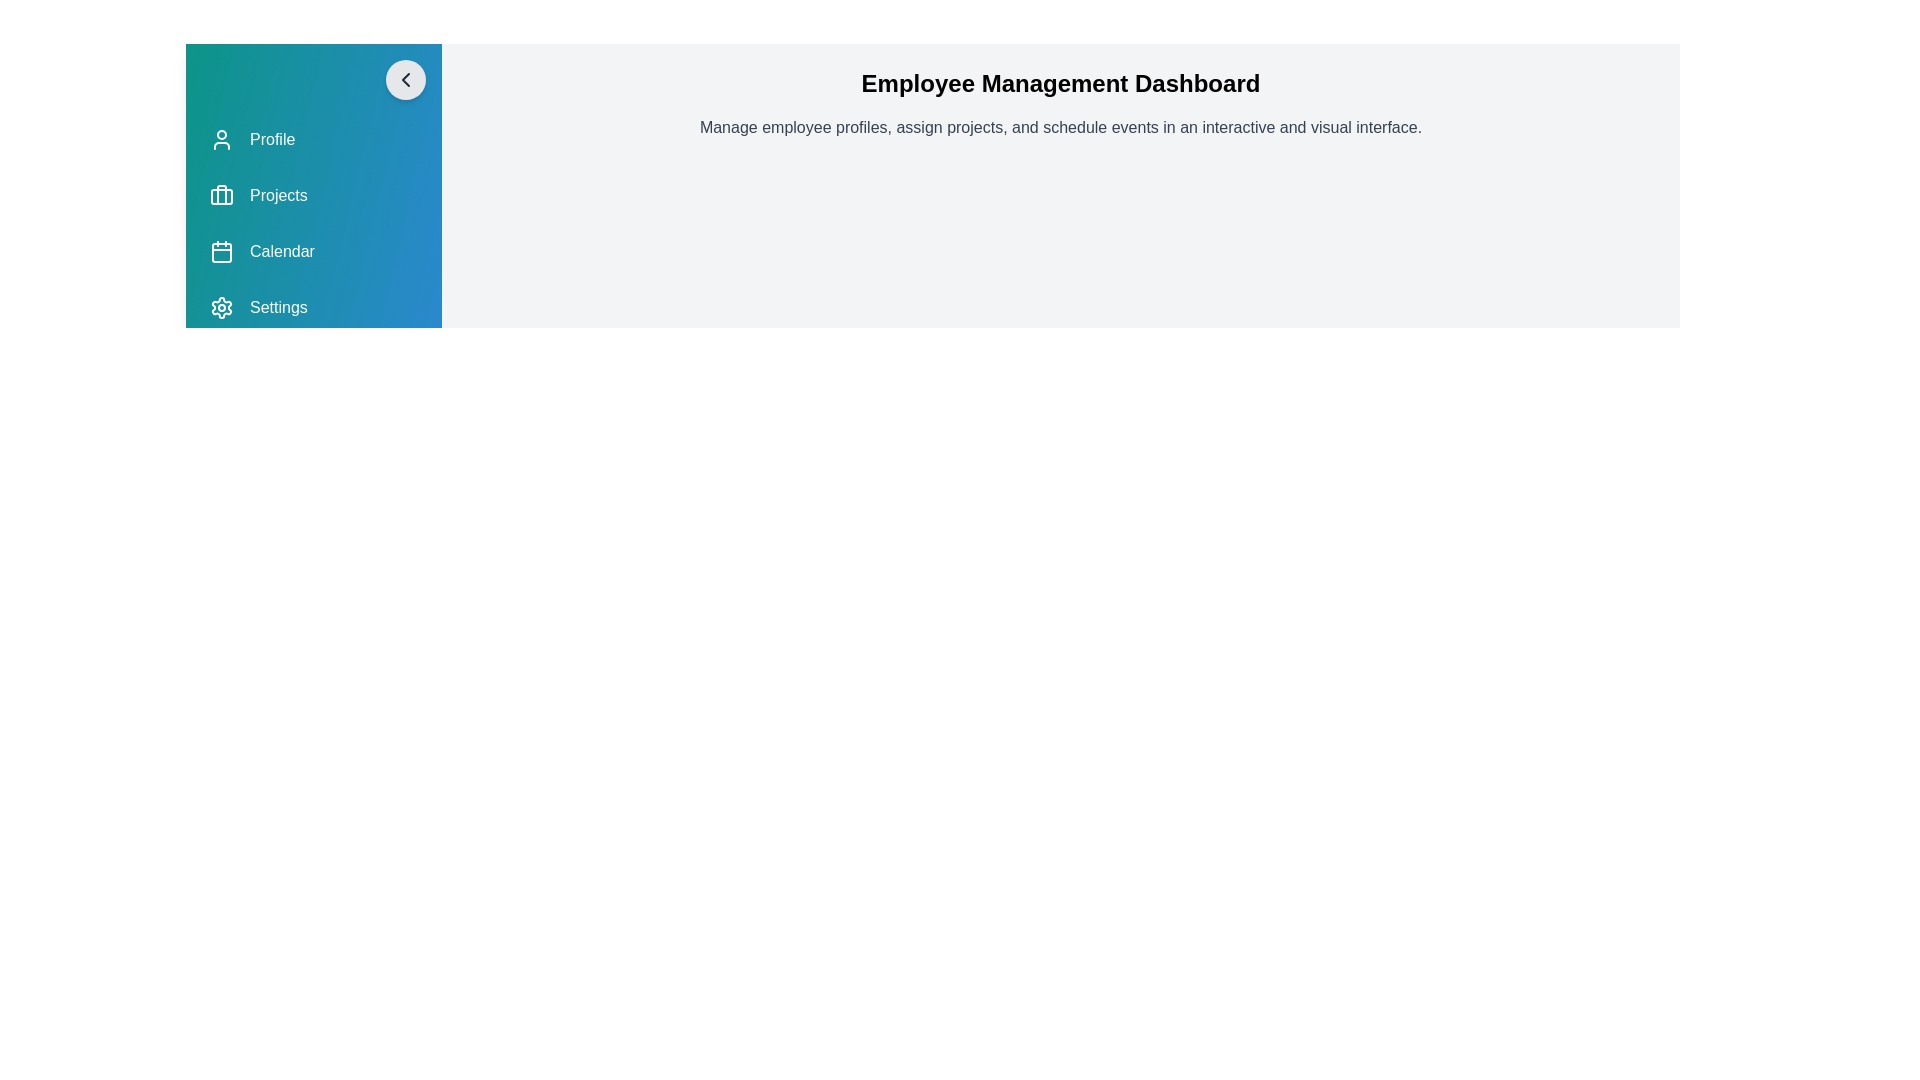  What do you see at coordinates (221, 308) in the screenshot?
I see `the Settings icon in the navigation drawer` at bounding box center [221, 308].